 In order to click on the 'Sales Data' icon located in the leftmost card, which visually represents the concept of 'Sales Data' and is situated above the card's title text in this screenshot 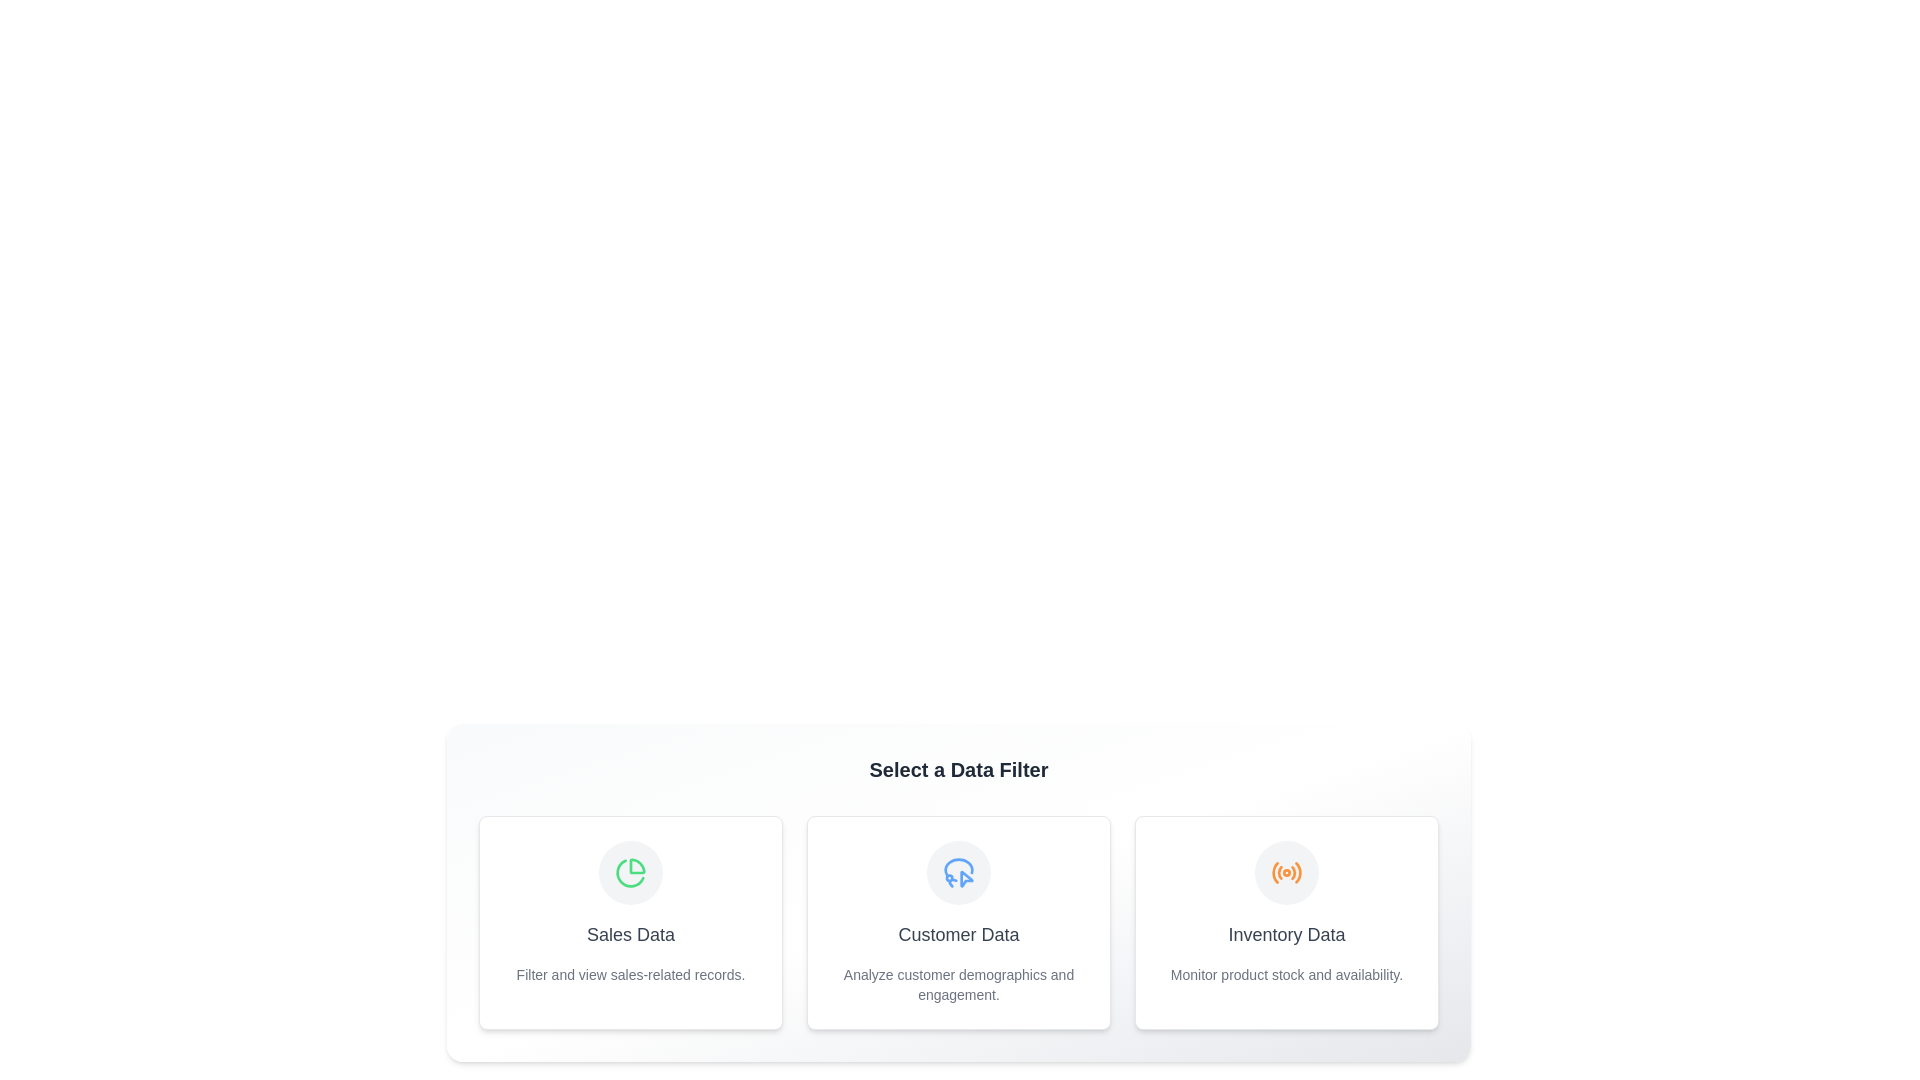, I will do `click(629, 871)`.